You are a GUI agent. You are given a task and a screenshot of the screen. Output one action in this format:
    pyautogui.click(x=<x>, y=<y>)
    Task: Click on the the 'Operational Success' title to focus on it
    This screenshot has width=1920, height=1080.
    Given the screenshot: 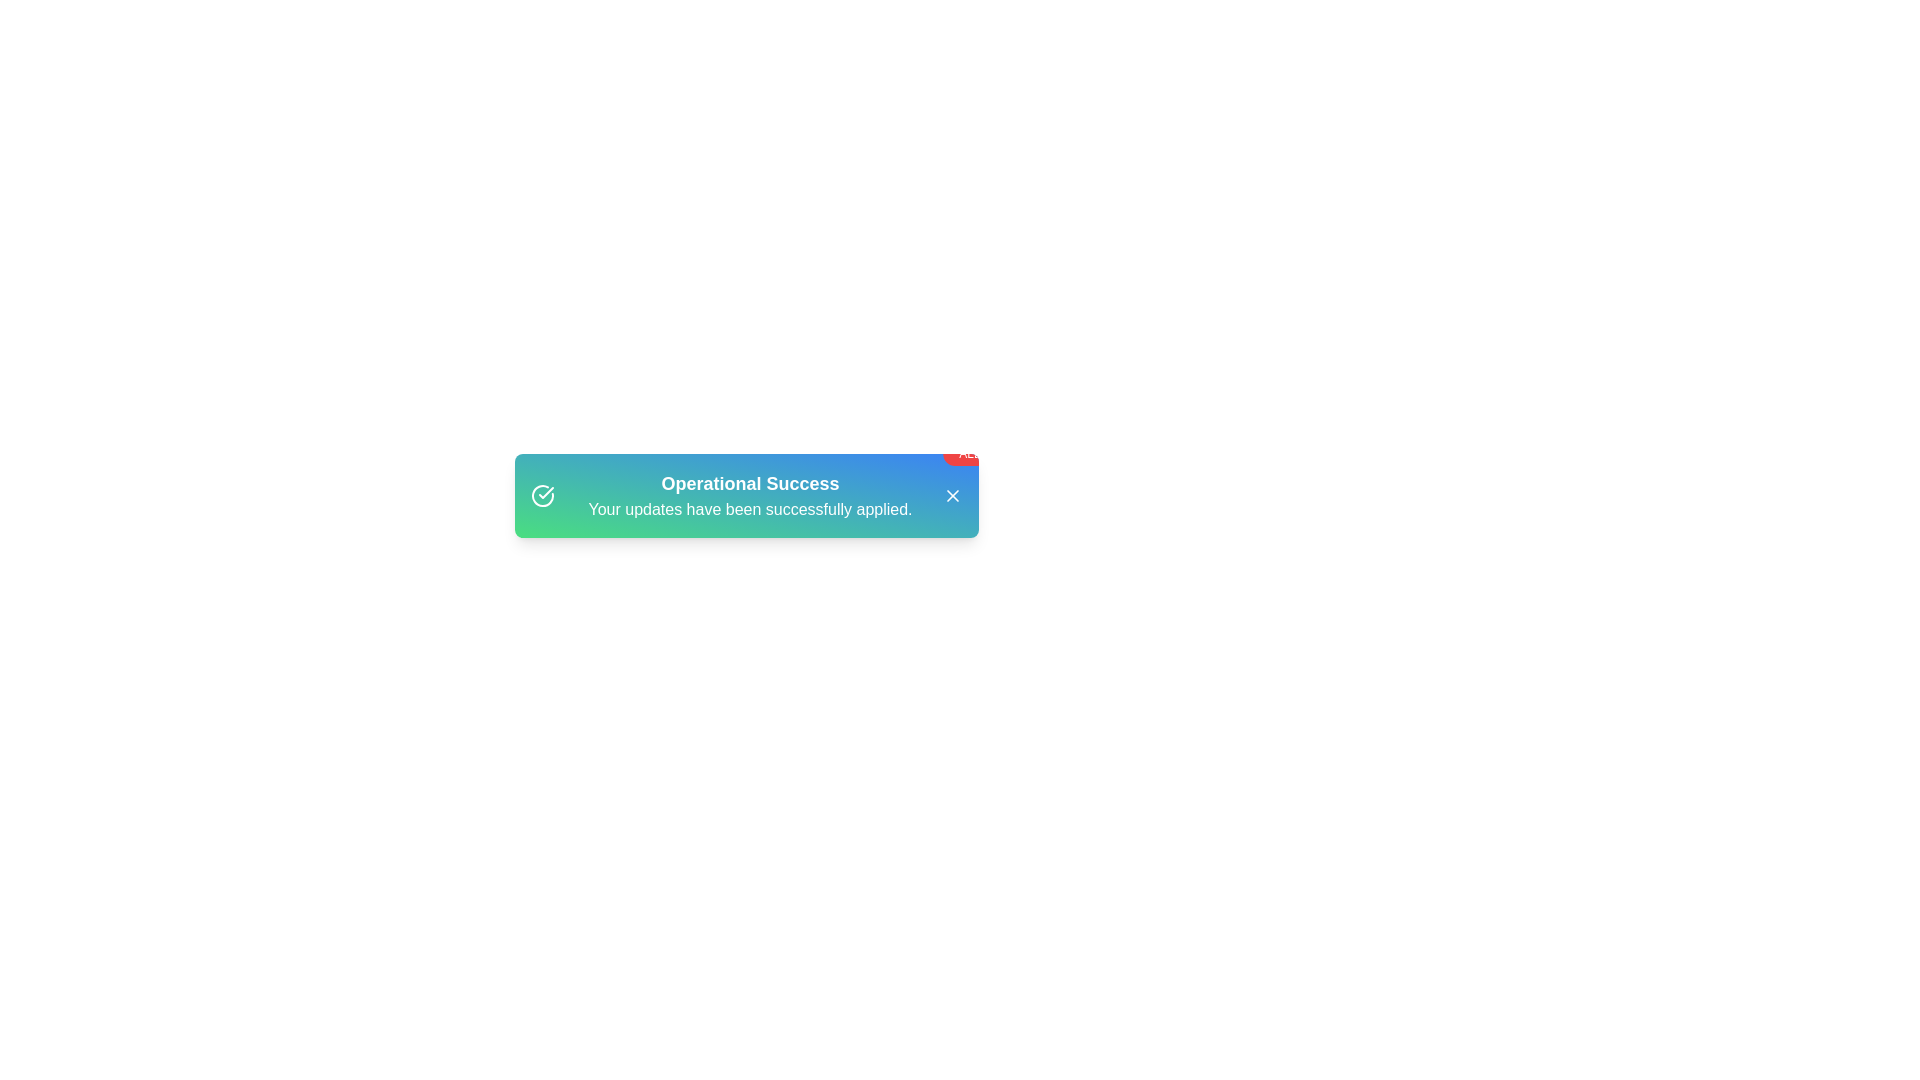 What is the action you would take?
    pyautogui.click(x=749, y=483)
    